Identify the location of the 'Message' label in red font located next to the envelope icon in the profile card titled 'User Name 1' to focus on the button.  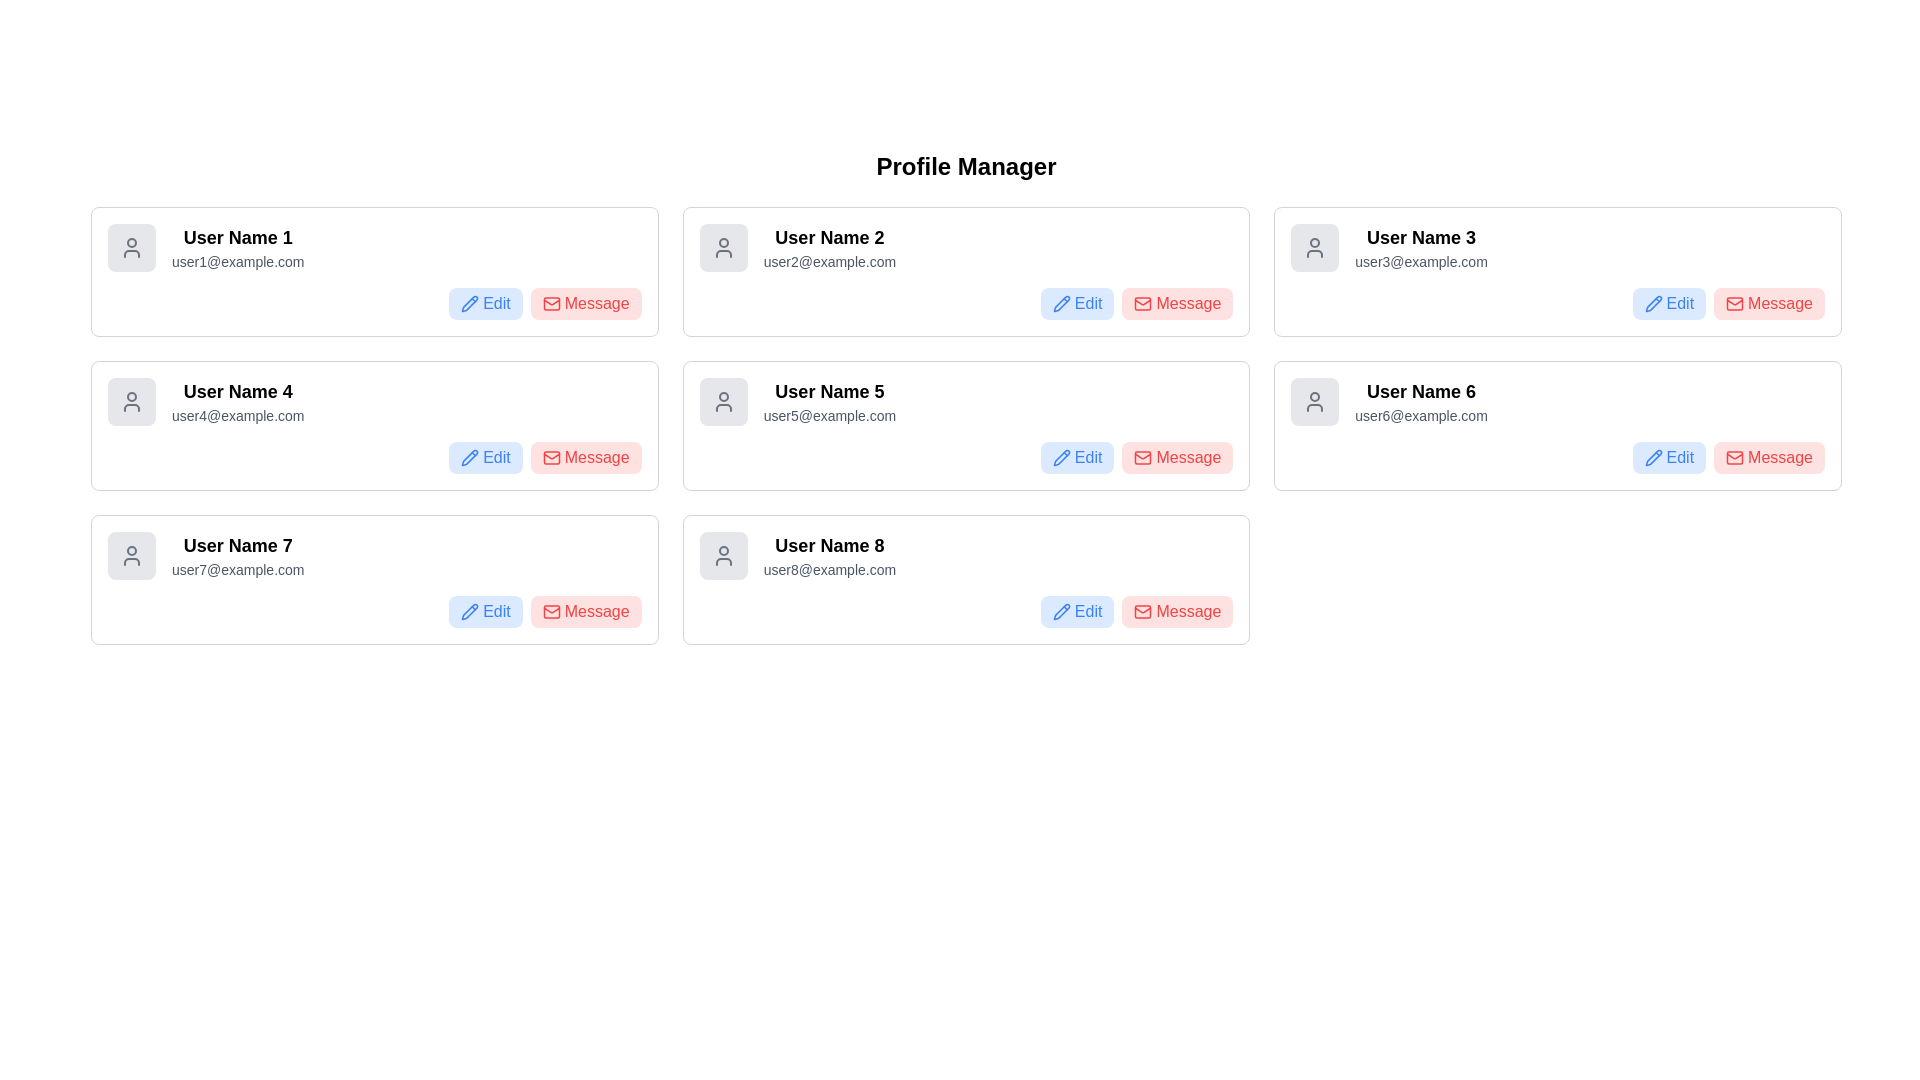
(596, 304).